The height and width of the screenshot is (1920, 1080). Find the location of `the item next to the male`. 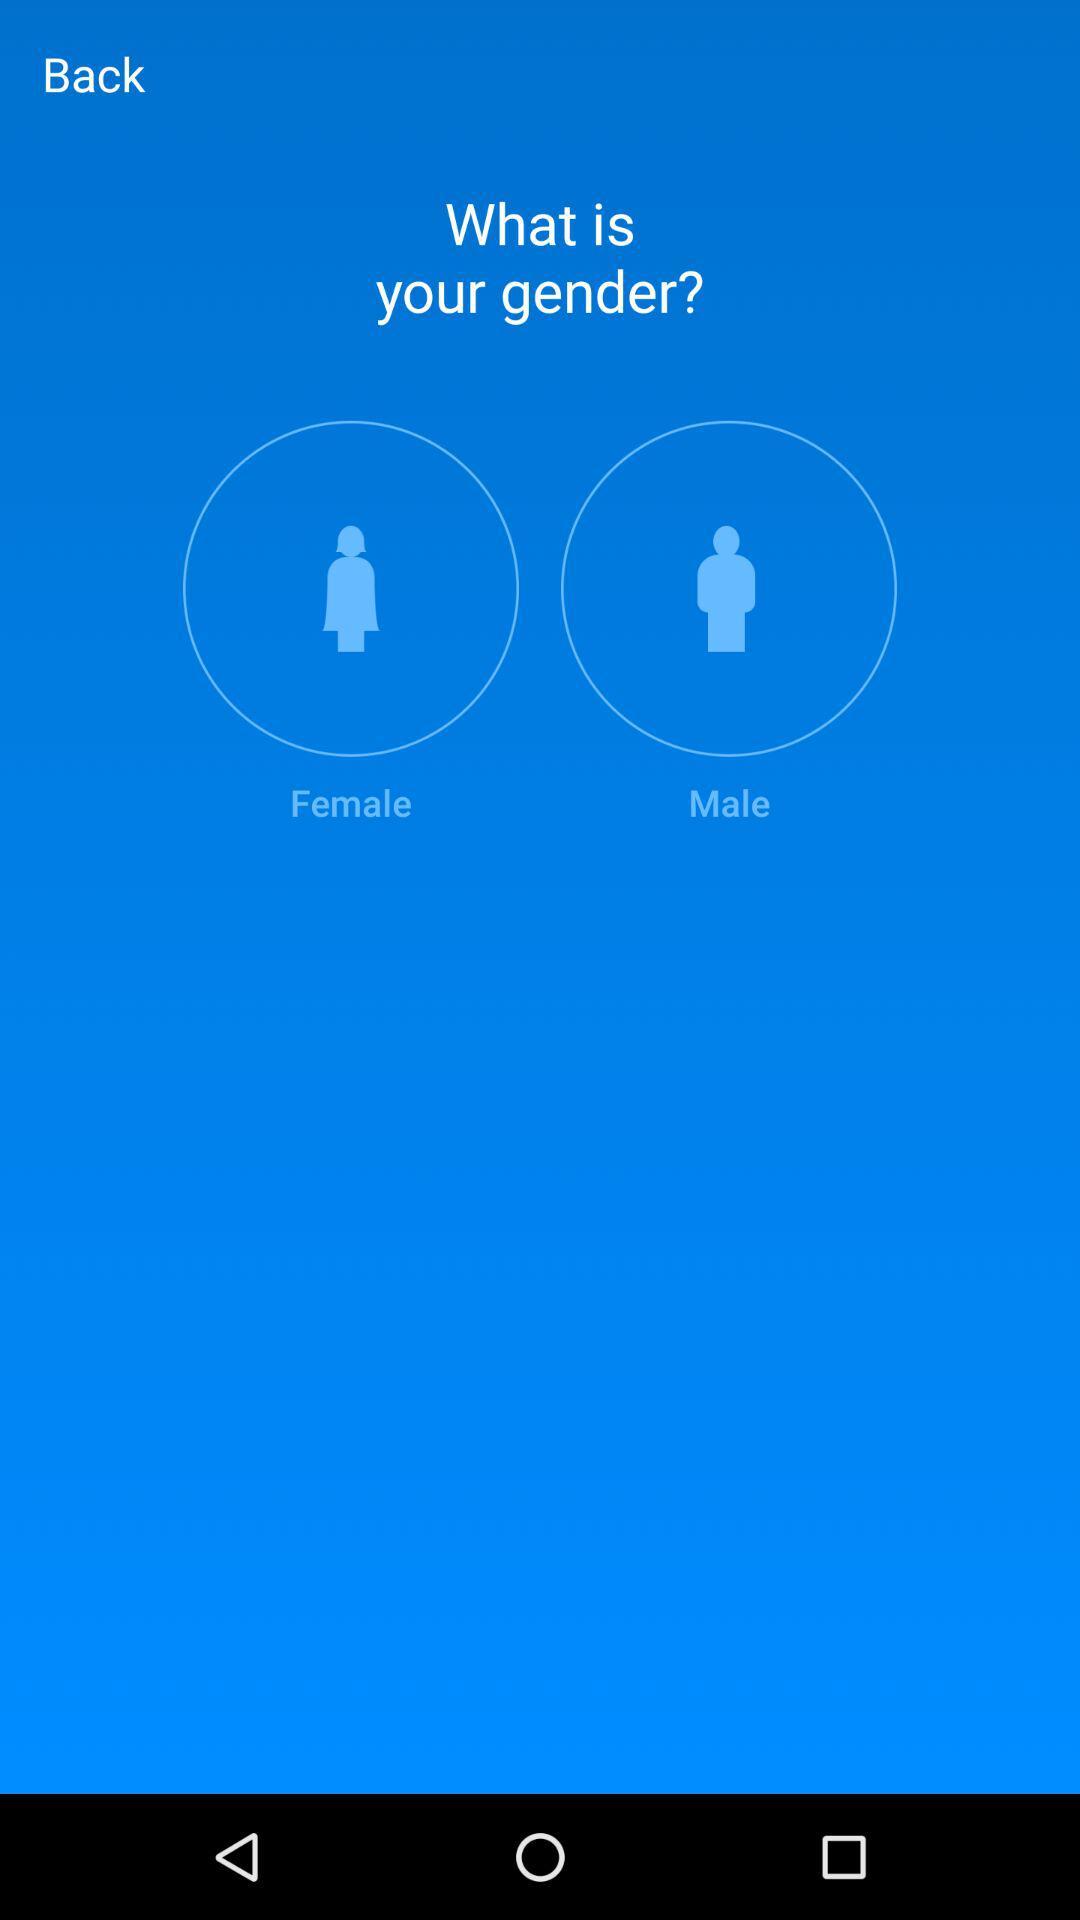

the item next to the male is located at coordinates (350, 623).